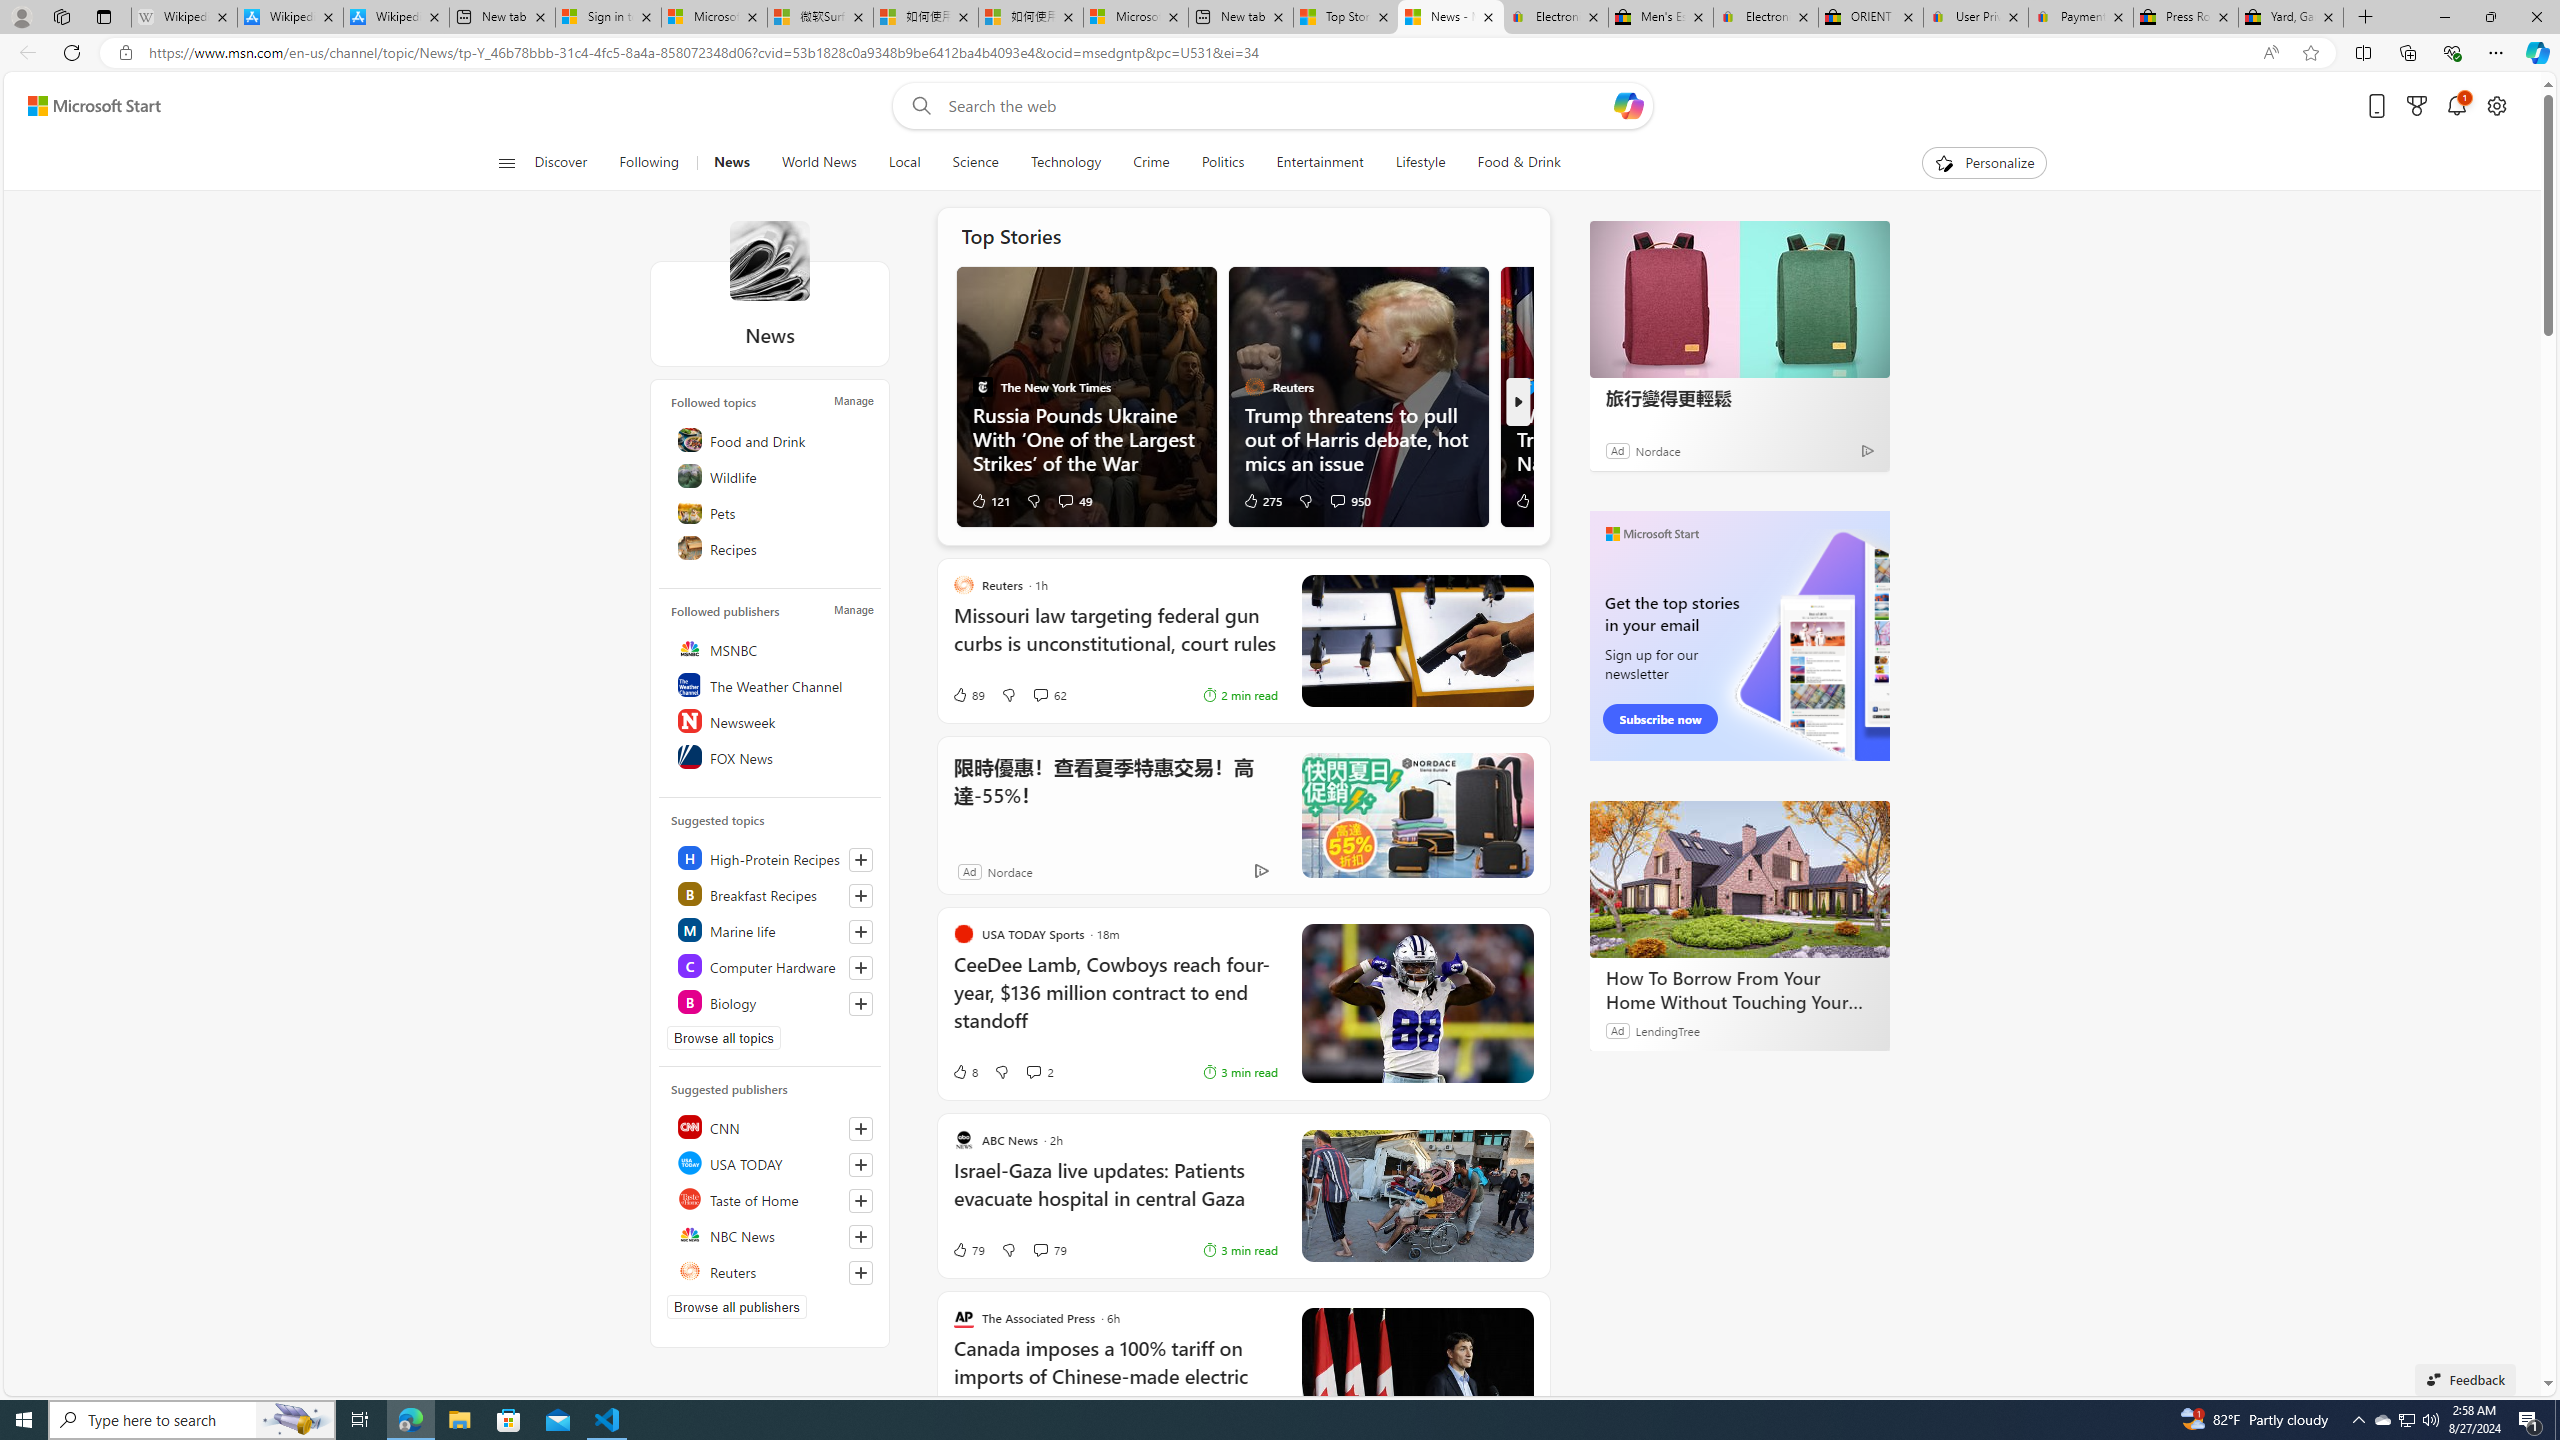 Image resolution: width=2560 pixels, height=1440 pixels. What do you see at coordinates (860, 1003) in the screenshot?
I see `'Follow this topic'` at bounding box center [860, 1003].